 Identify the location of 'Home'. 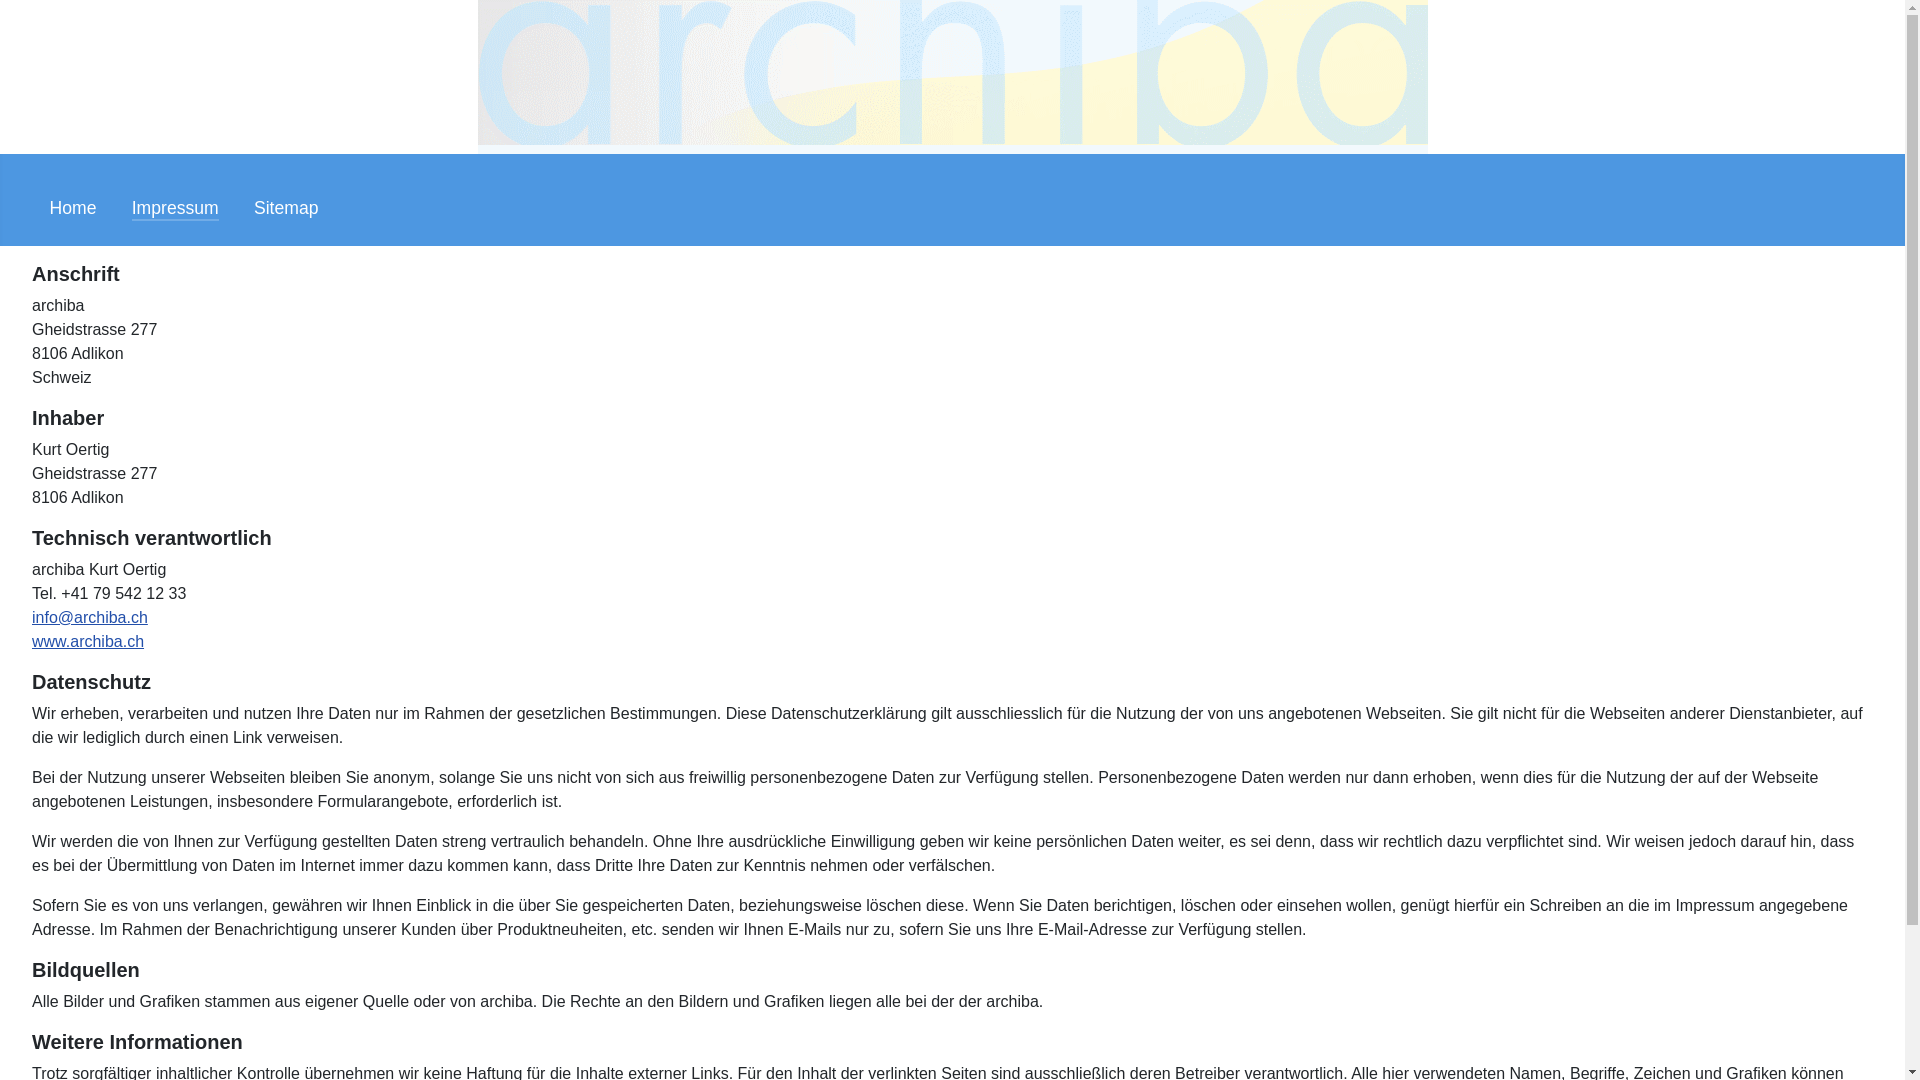
(73, 208).